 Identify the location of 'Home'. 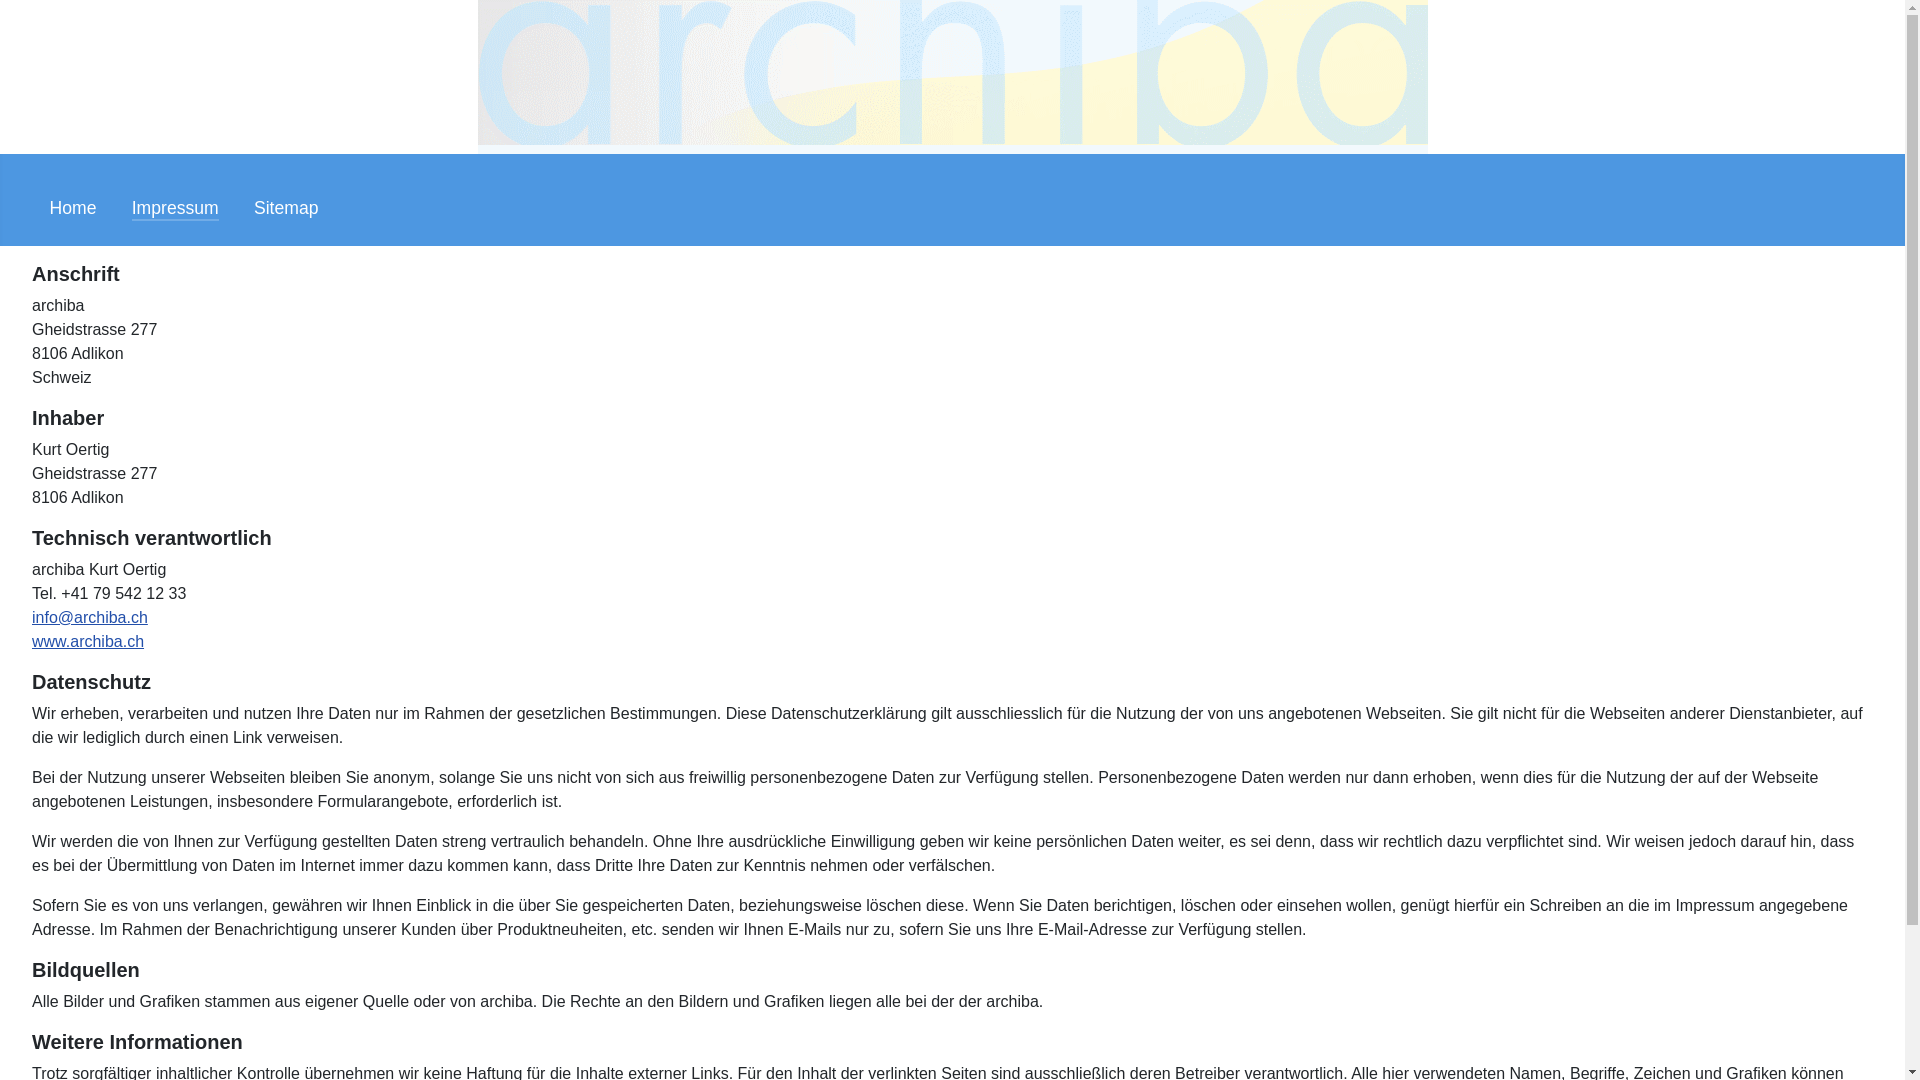
(73, 208).